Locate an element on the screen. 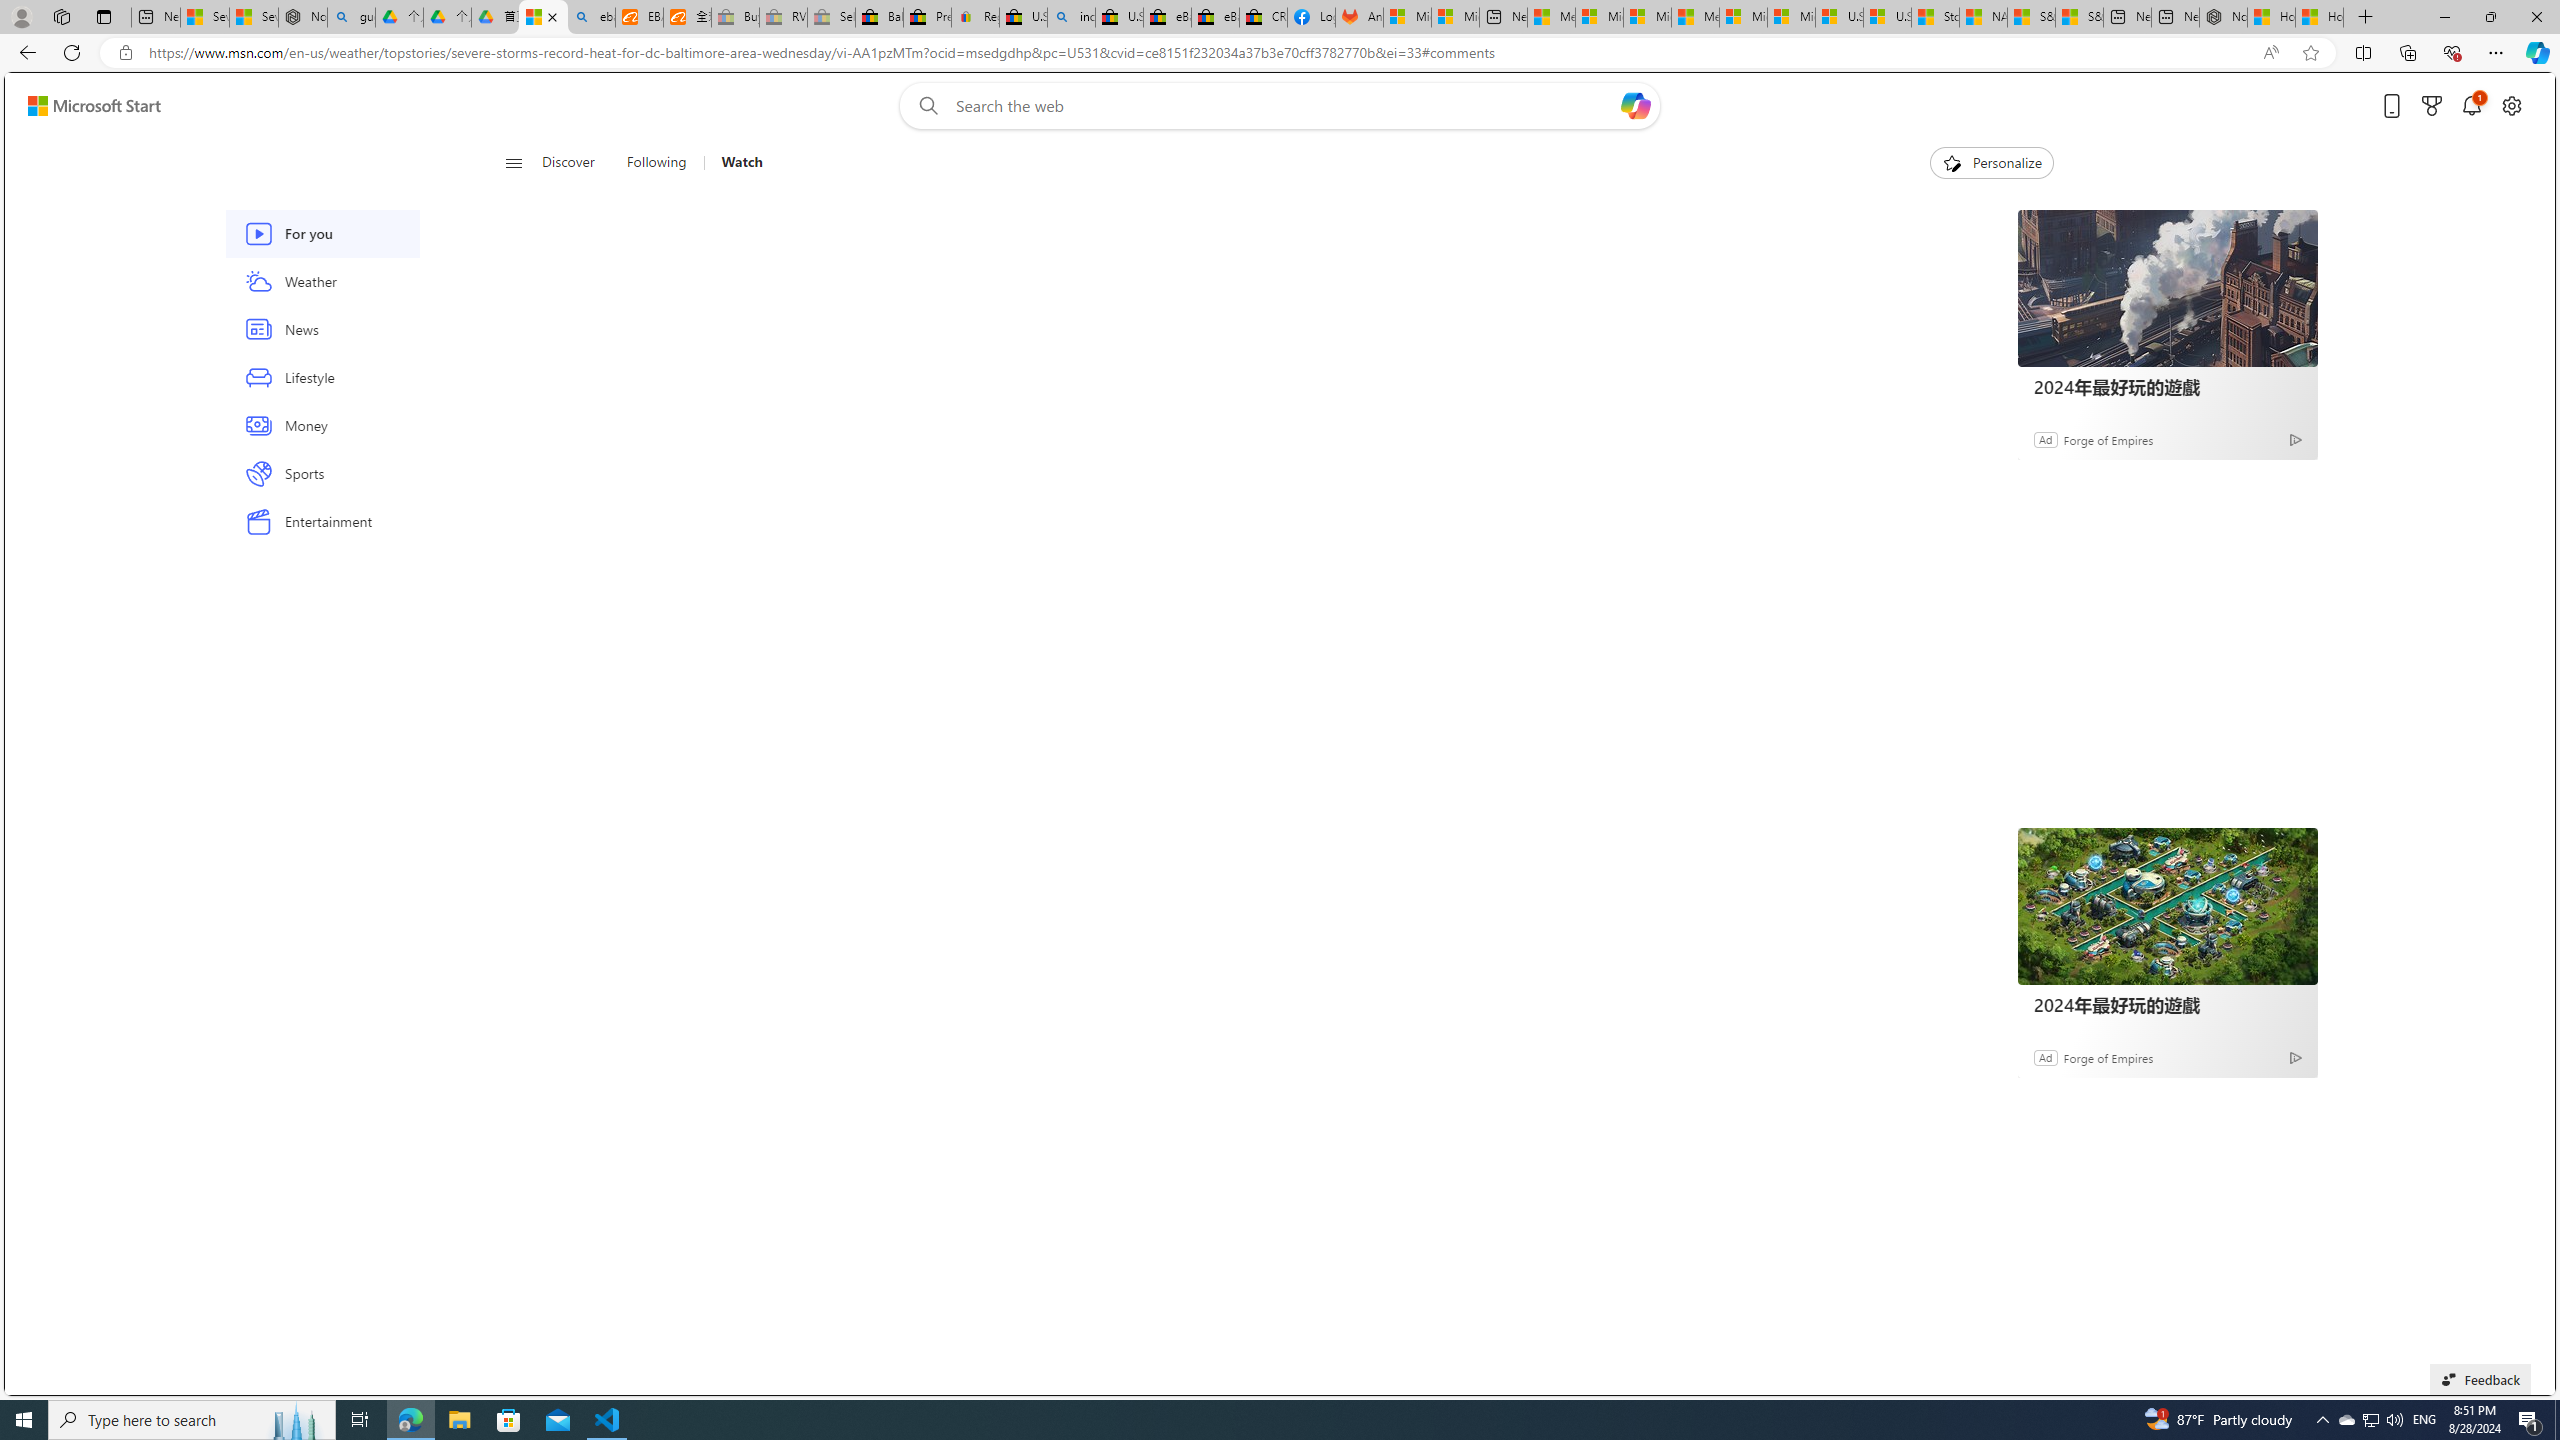 Image resolution: width=2560 pixels, height=1440 pixels. 'Microsoft account | Privacy' is located at coordinates (1599, 16).